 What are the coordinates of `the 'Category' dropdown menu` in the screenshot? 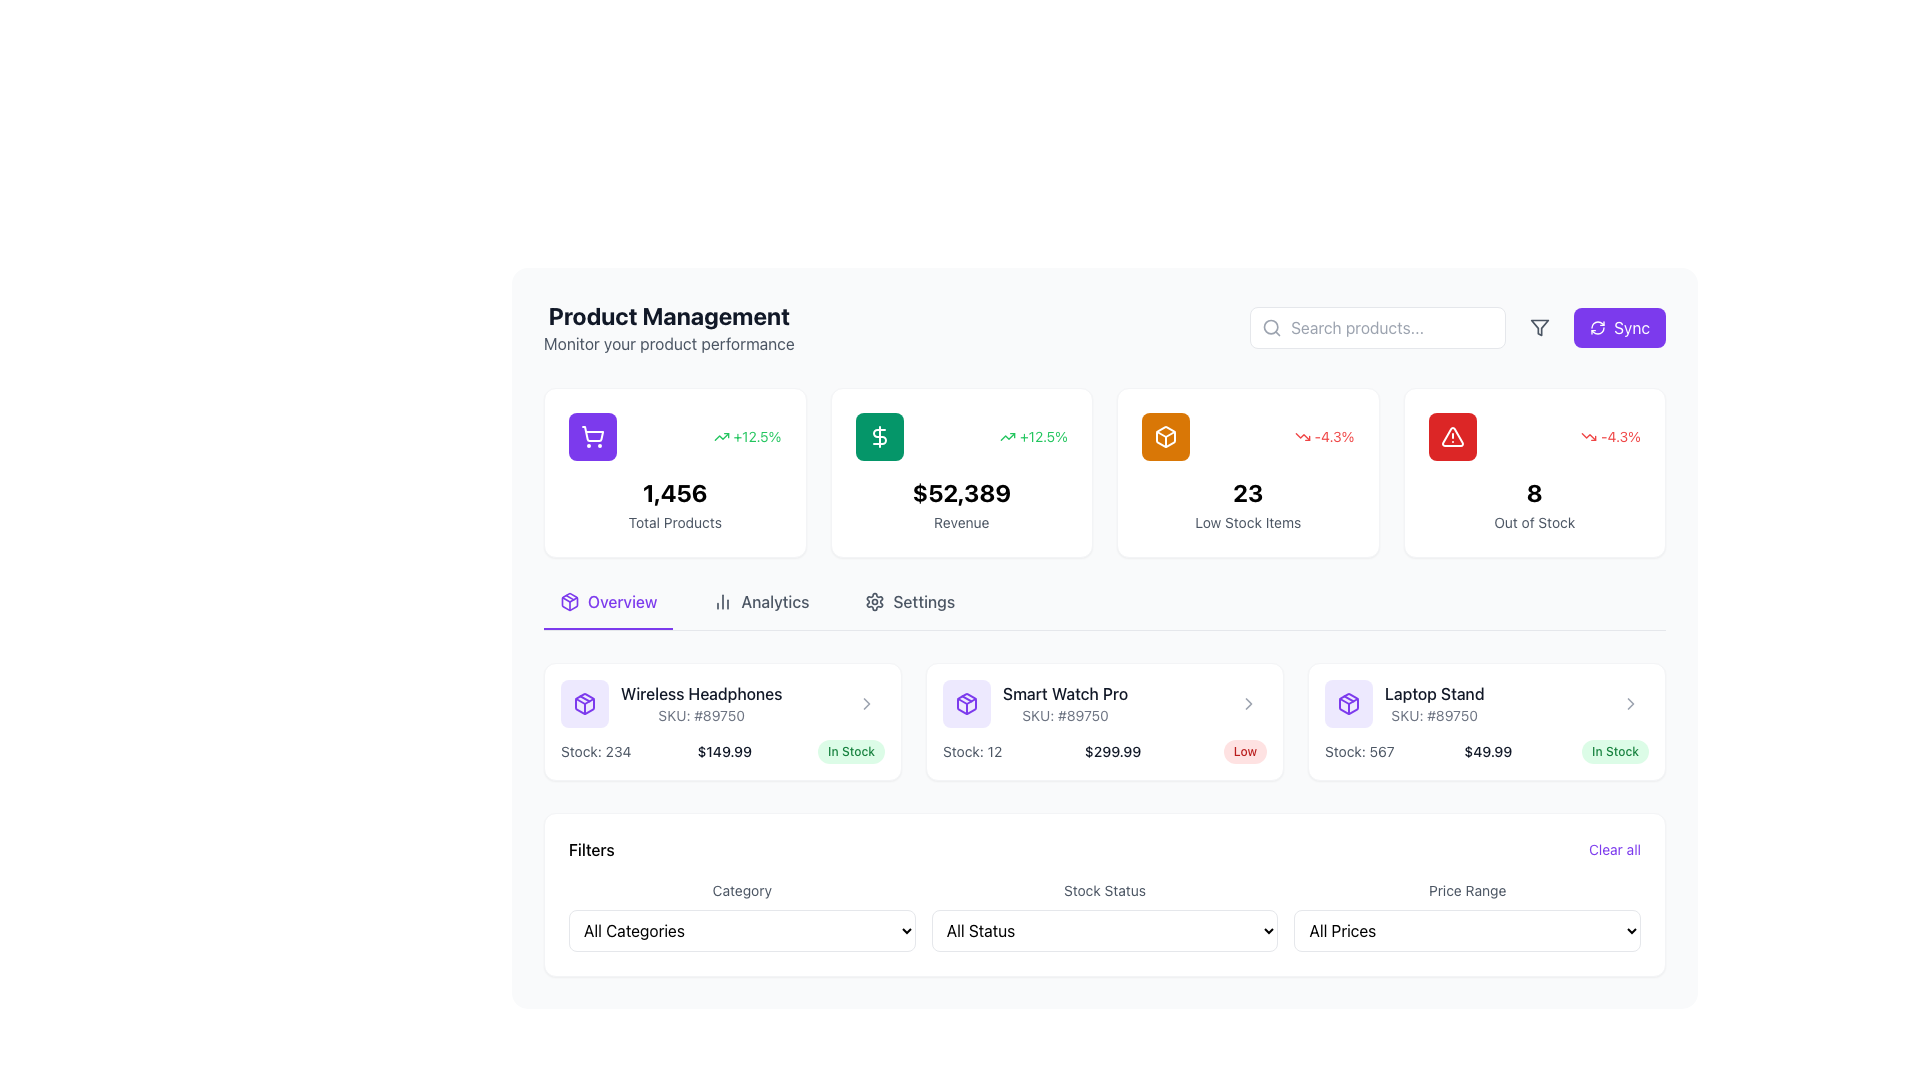 It's located at (741, 914).